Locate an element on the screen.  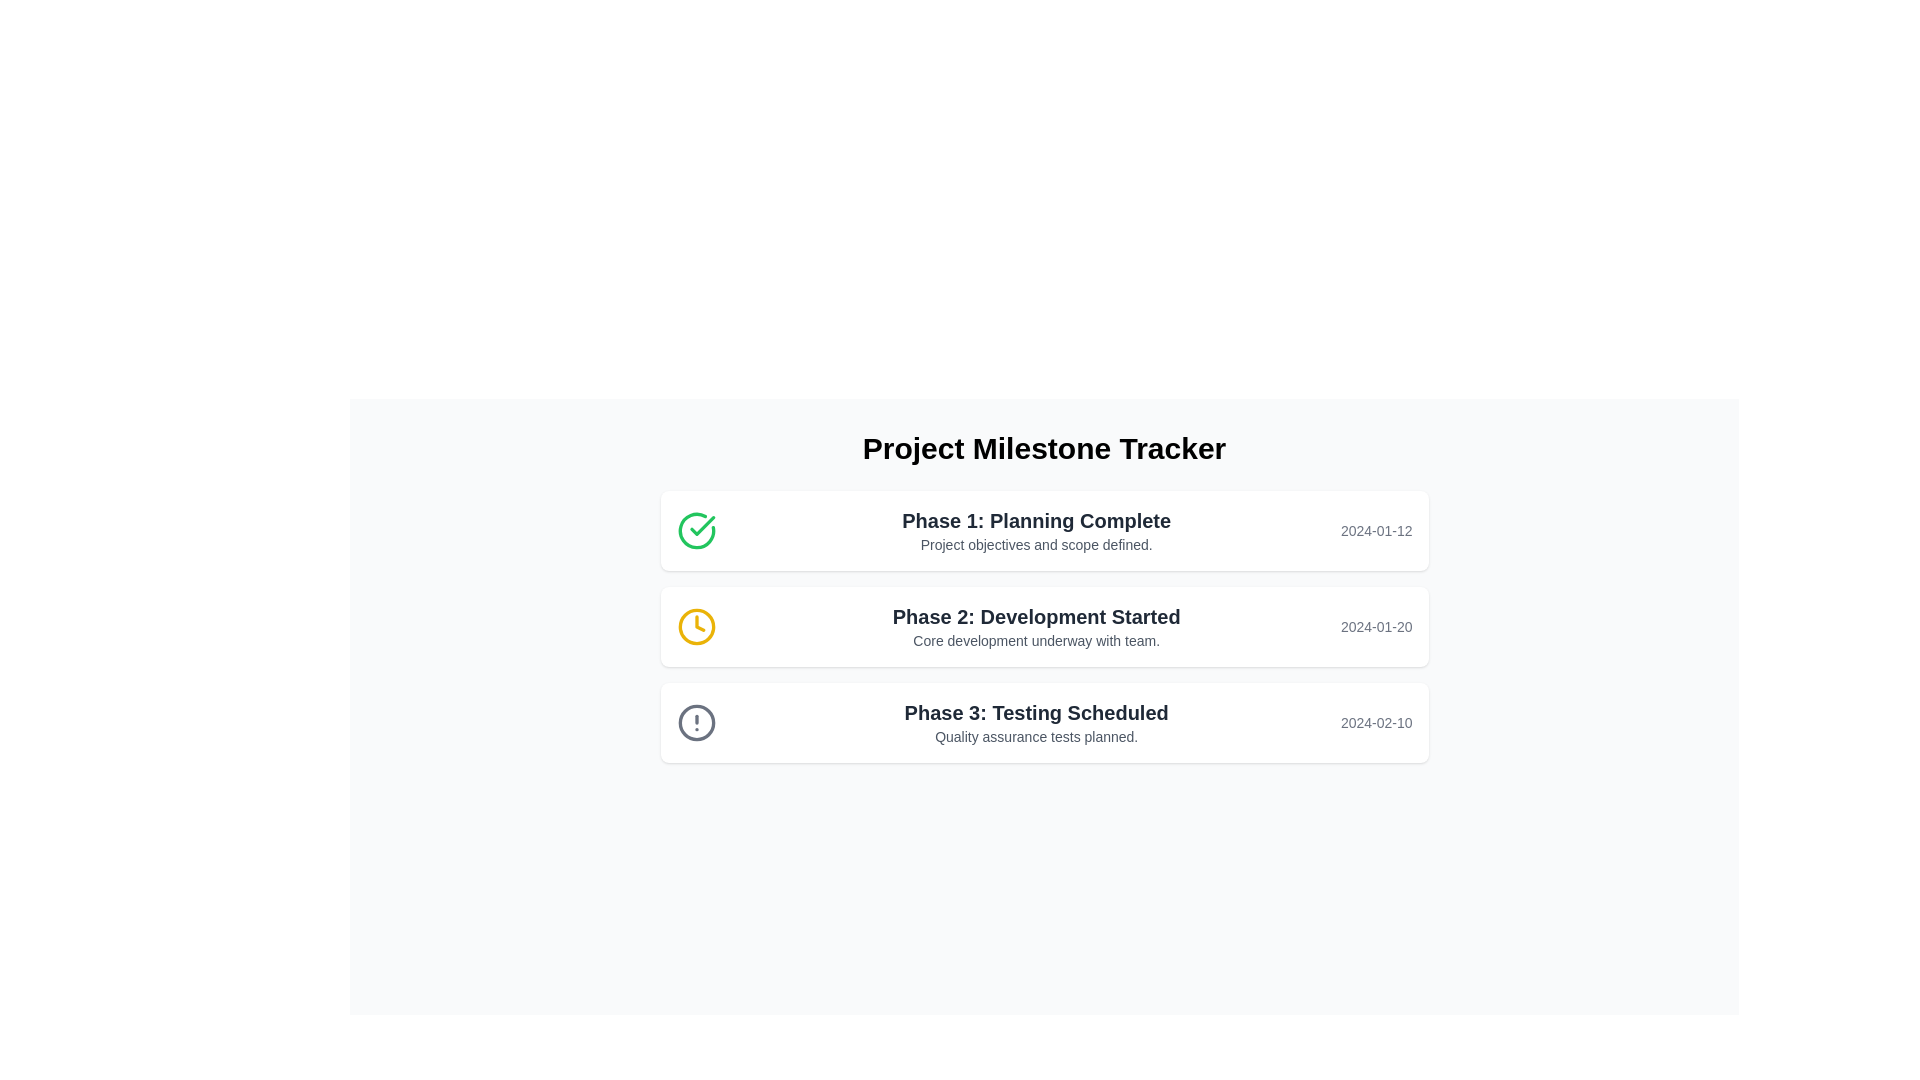
the static text displaying the scheduled date for 'Phase 3: Testing Scheduled' in the 'Project Milestone Tracker' interface, located at the bottom of the list is located at coordinates (1375, 722).